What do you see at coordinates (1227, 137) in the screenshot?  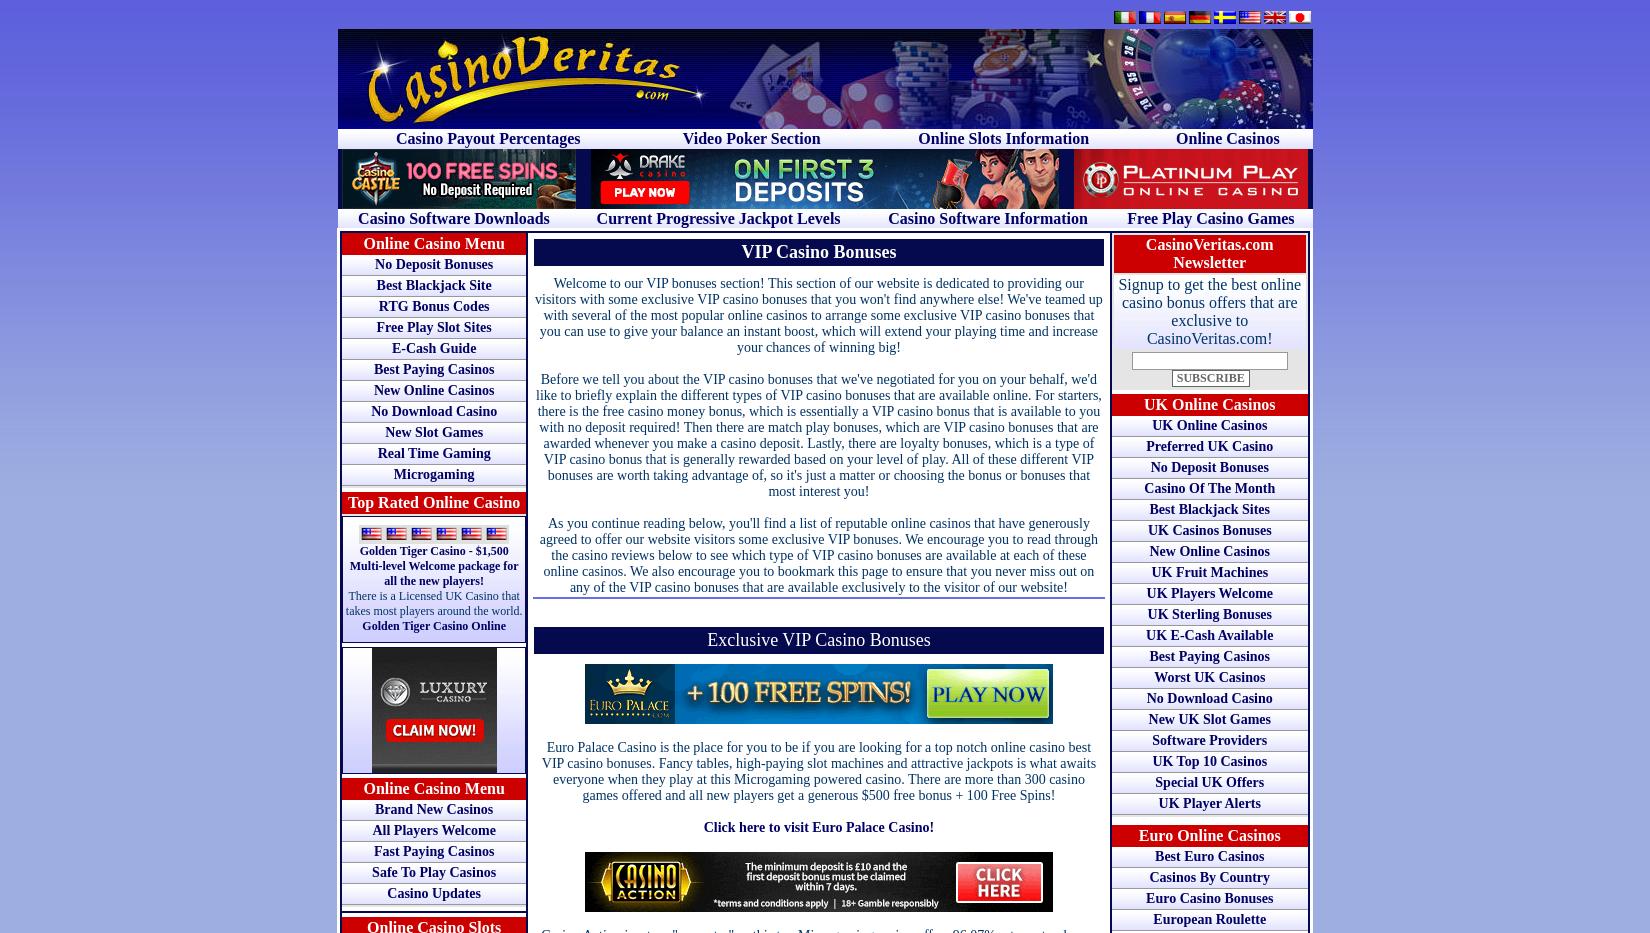 I see `'Online Casinos'` at bounding box center [1227, 137].